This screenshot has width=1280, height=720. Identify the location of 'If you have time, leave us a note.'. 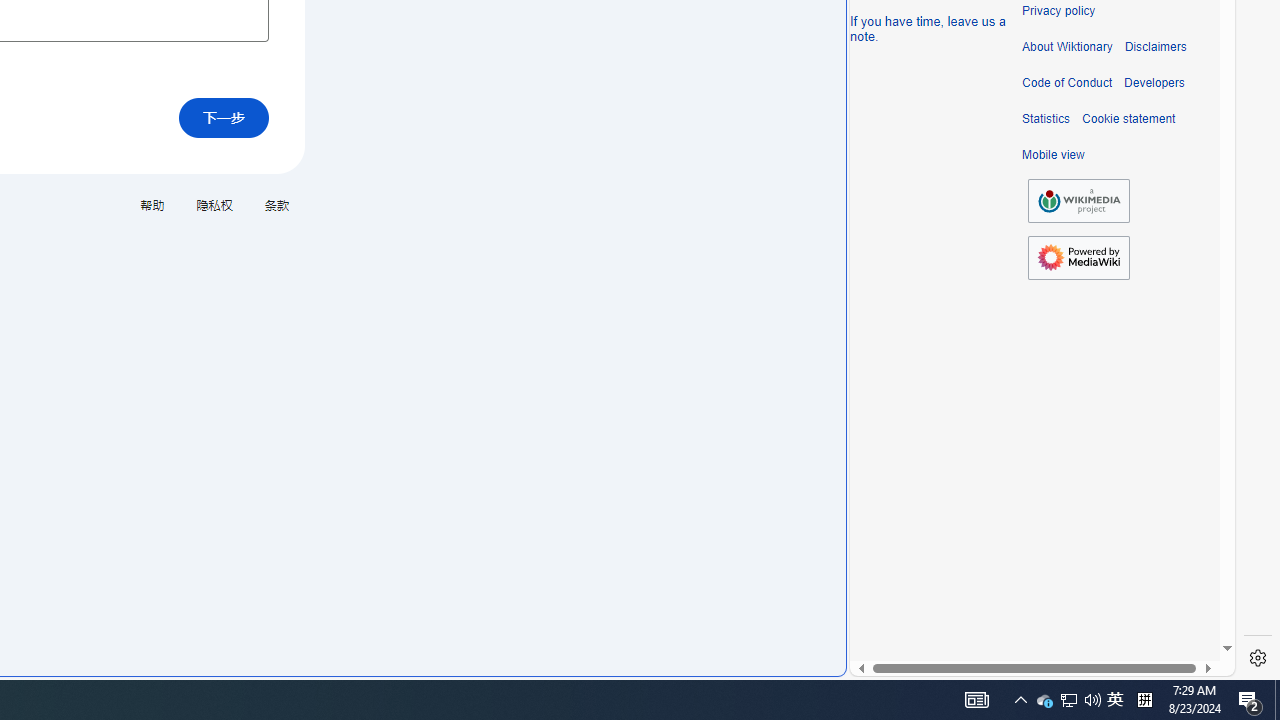
(927, 28).